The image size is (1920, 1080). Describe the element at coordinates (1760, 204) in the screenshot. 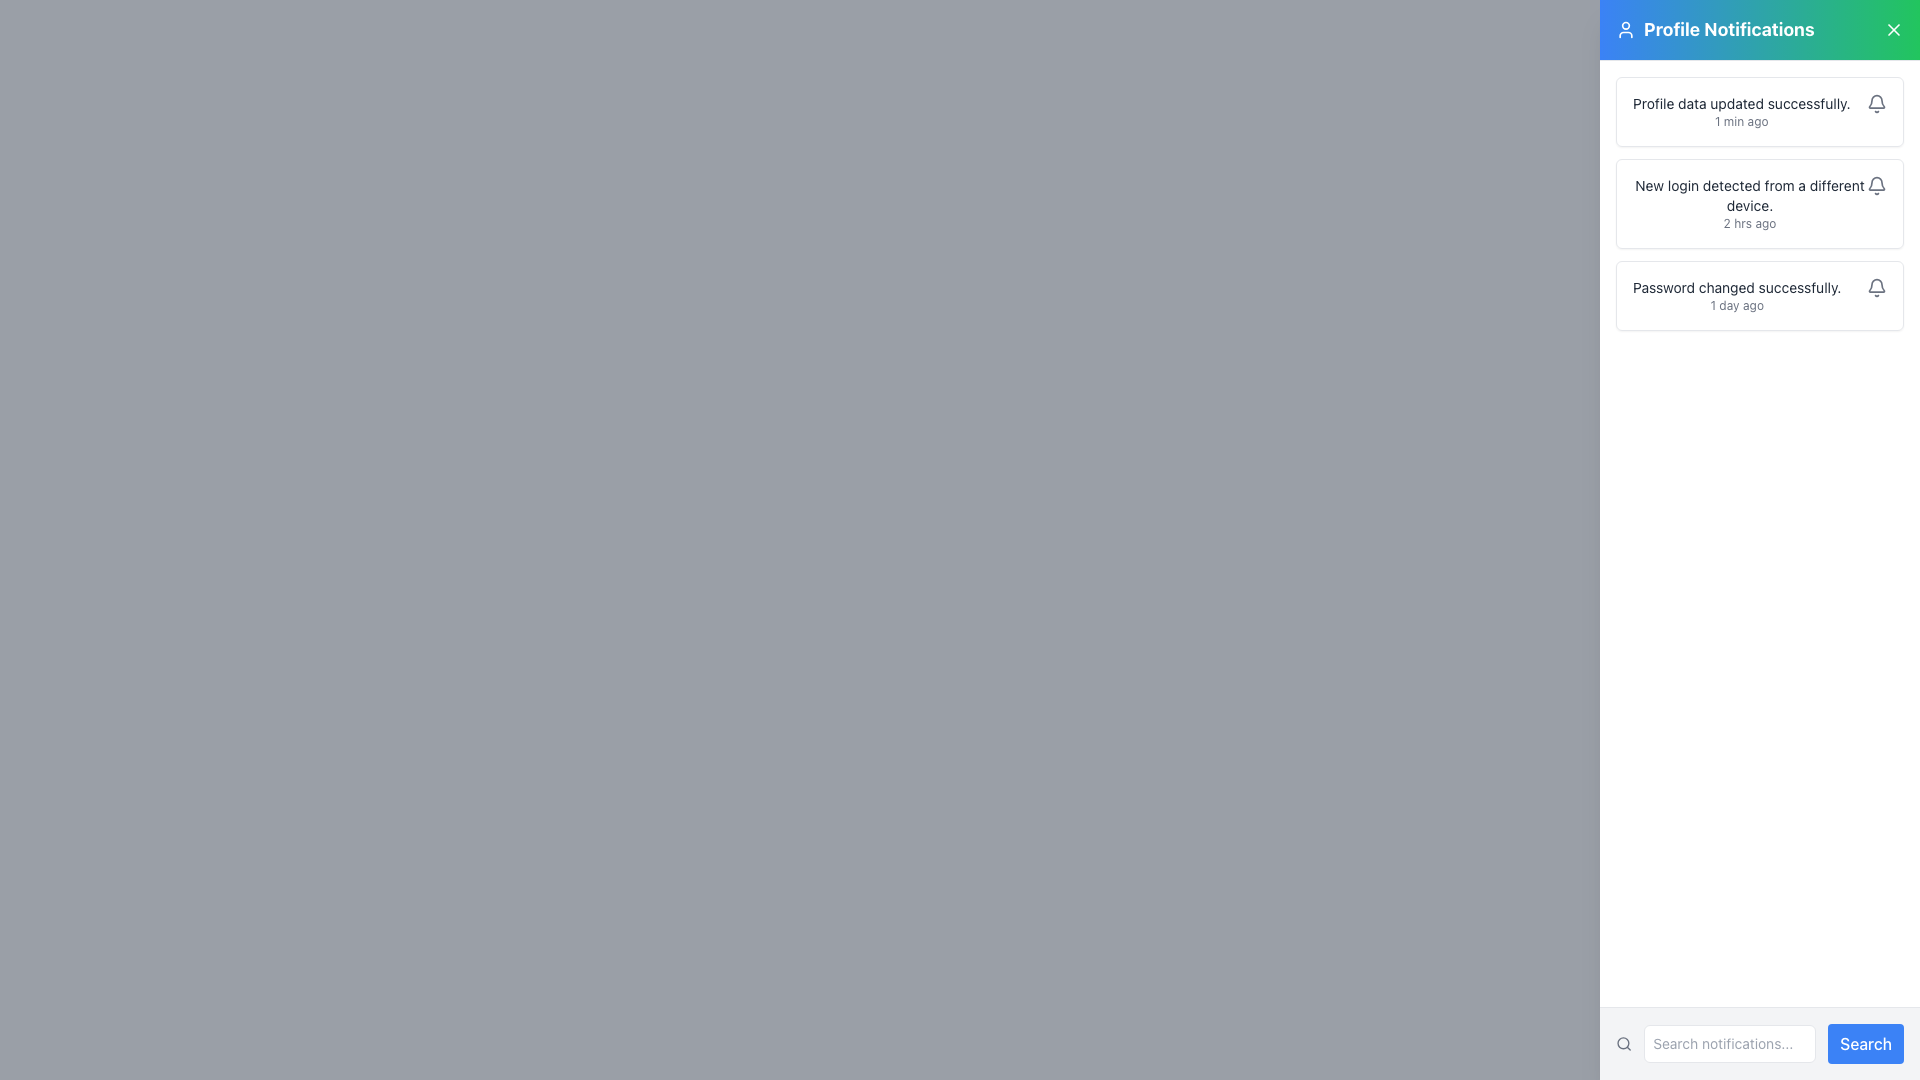

I see `the second notification card in the 'Profile Notifications' sidebar, which contains the message 'New login detected from a different device.'` at that location.